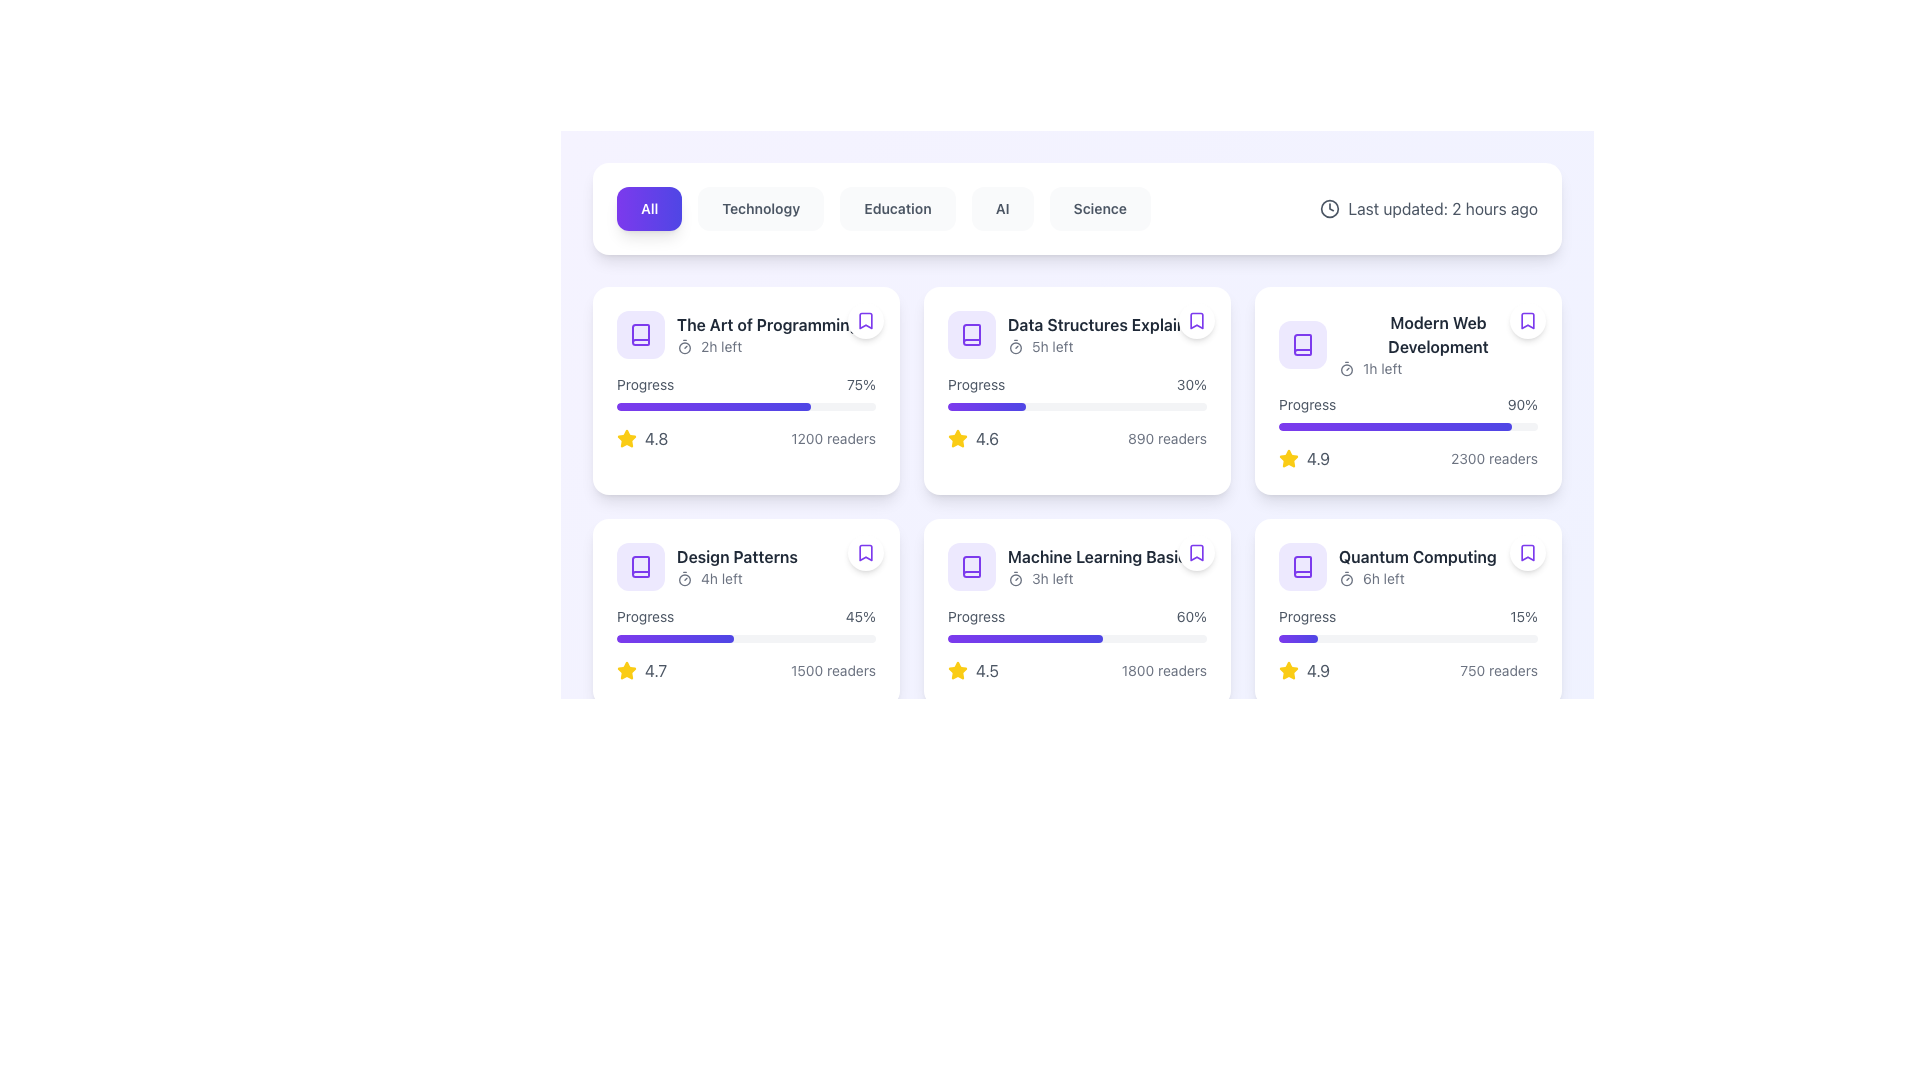 This screenshot has height=1080, width=1920. What do you see at coordinates (685, 346) in the screenshot?
I see `the timer icon located to the left of the text '2h left' in the card for 'The Art of Programming'` at bounding box center [685, 346].